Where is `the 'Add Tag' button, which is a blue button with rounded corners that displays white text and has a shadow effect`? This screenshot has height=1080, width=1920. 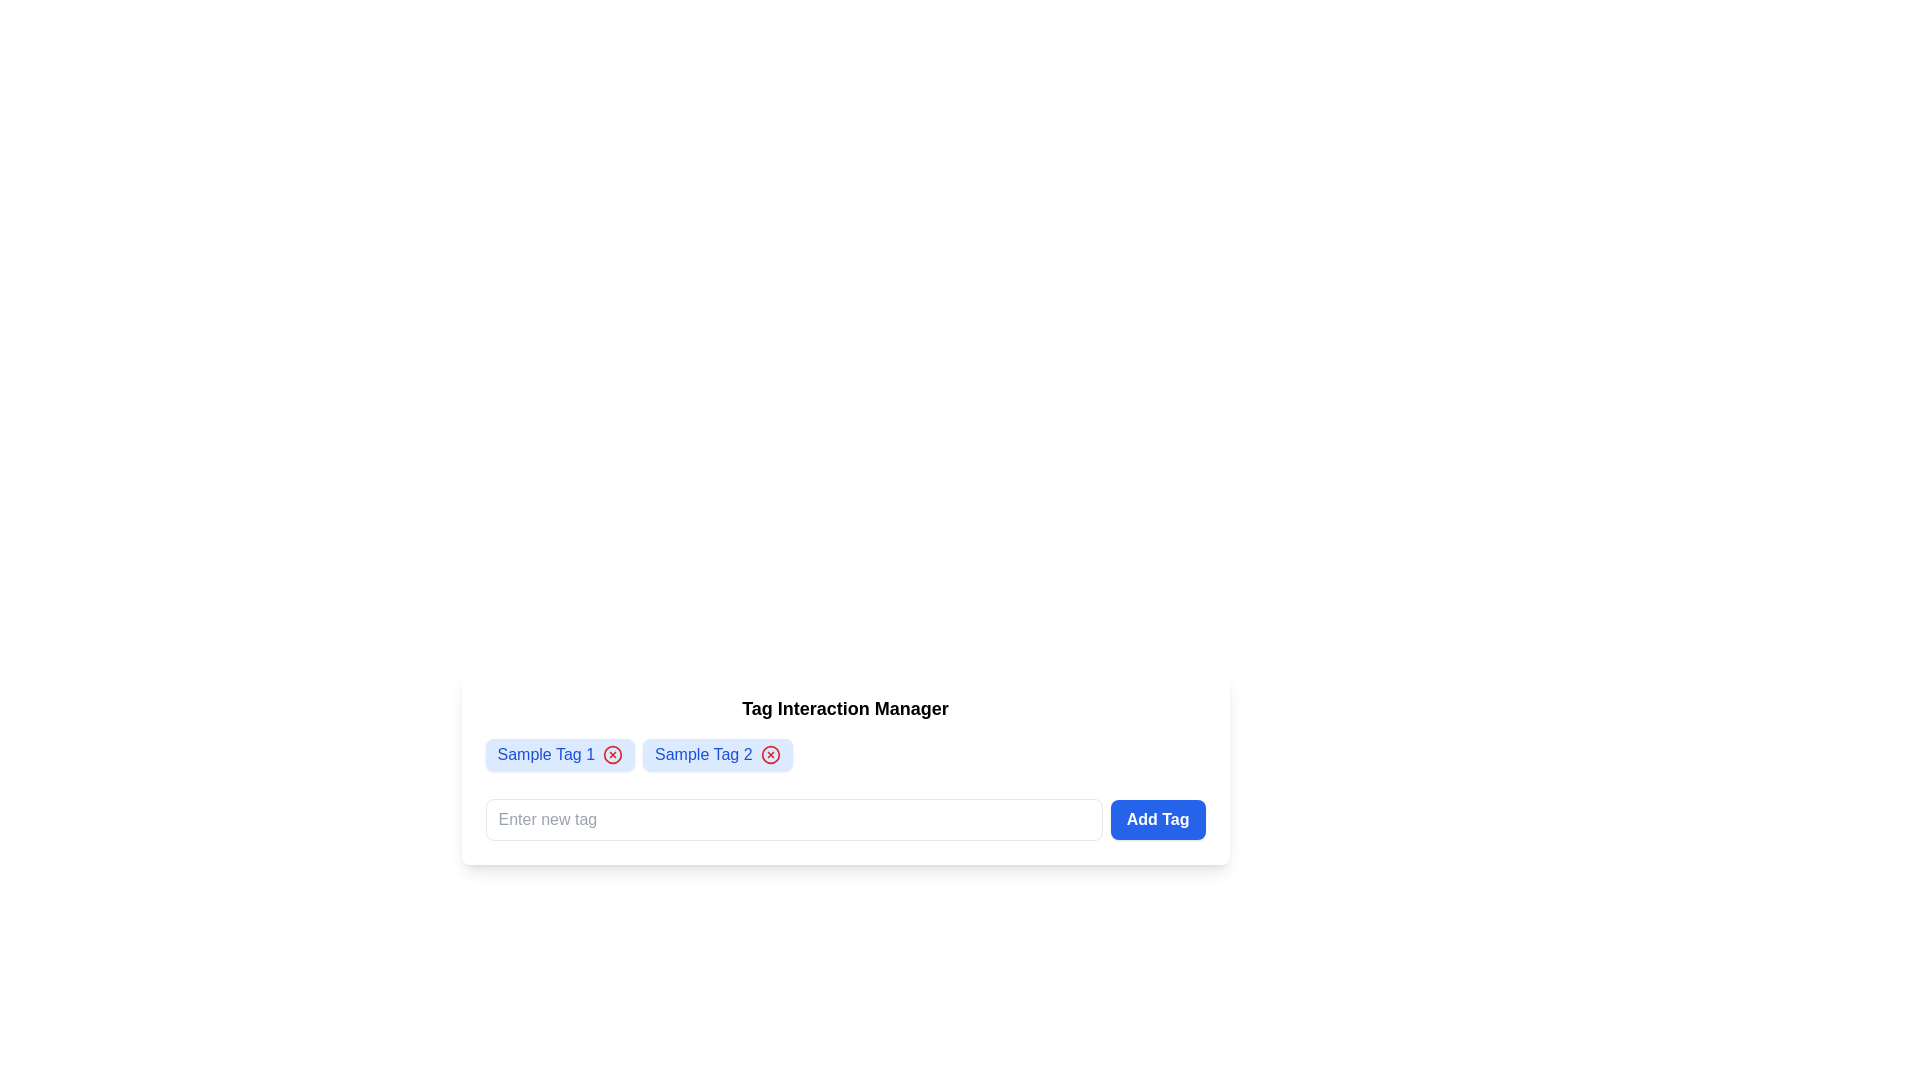
the 'Add Tag' button, which is a blue button with rounded corners that displays white text and has a shadow effect is located at coordinates (1158, 820).